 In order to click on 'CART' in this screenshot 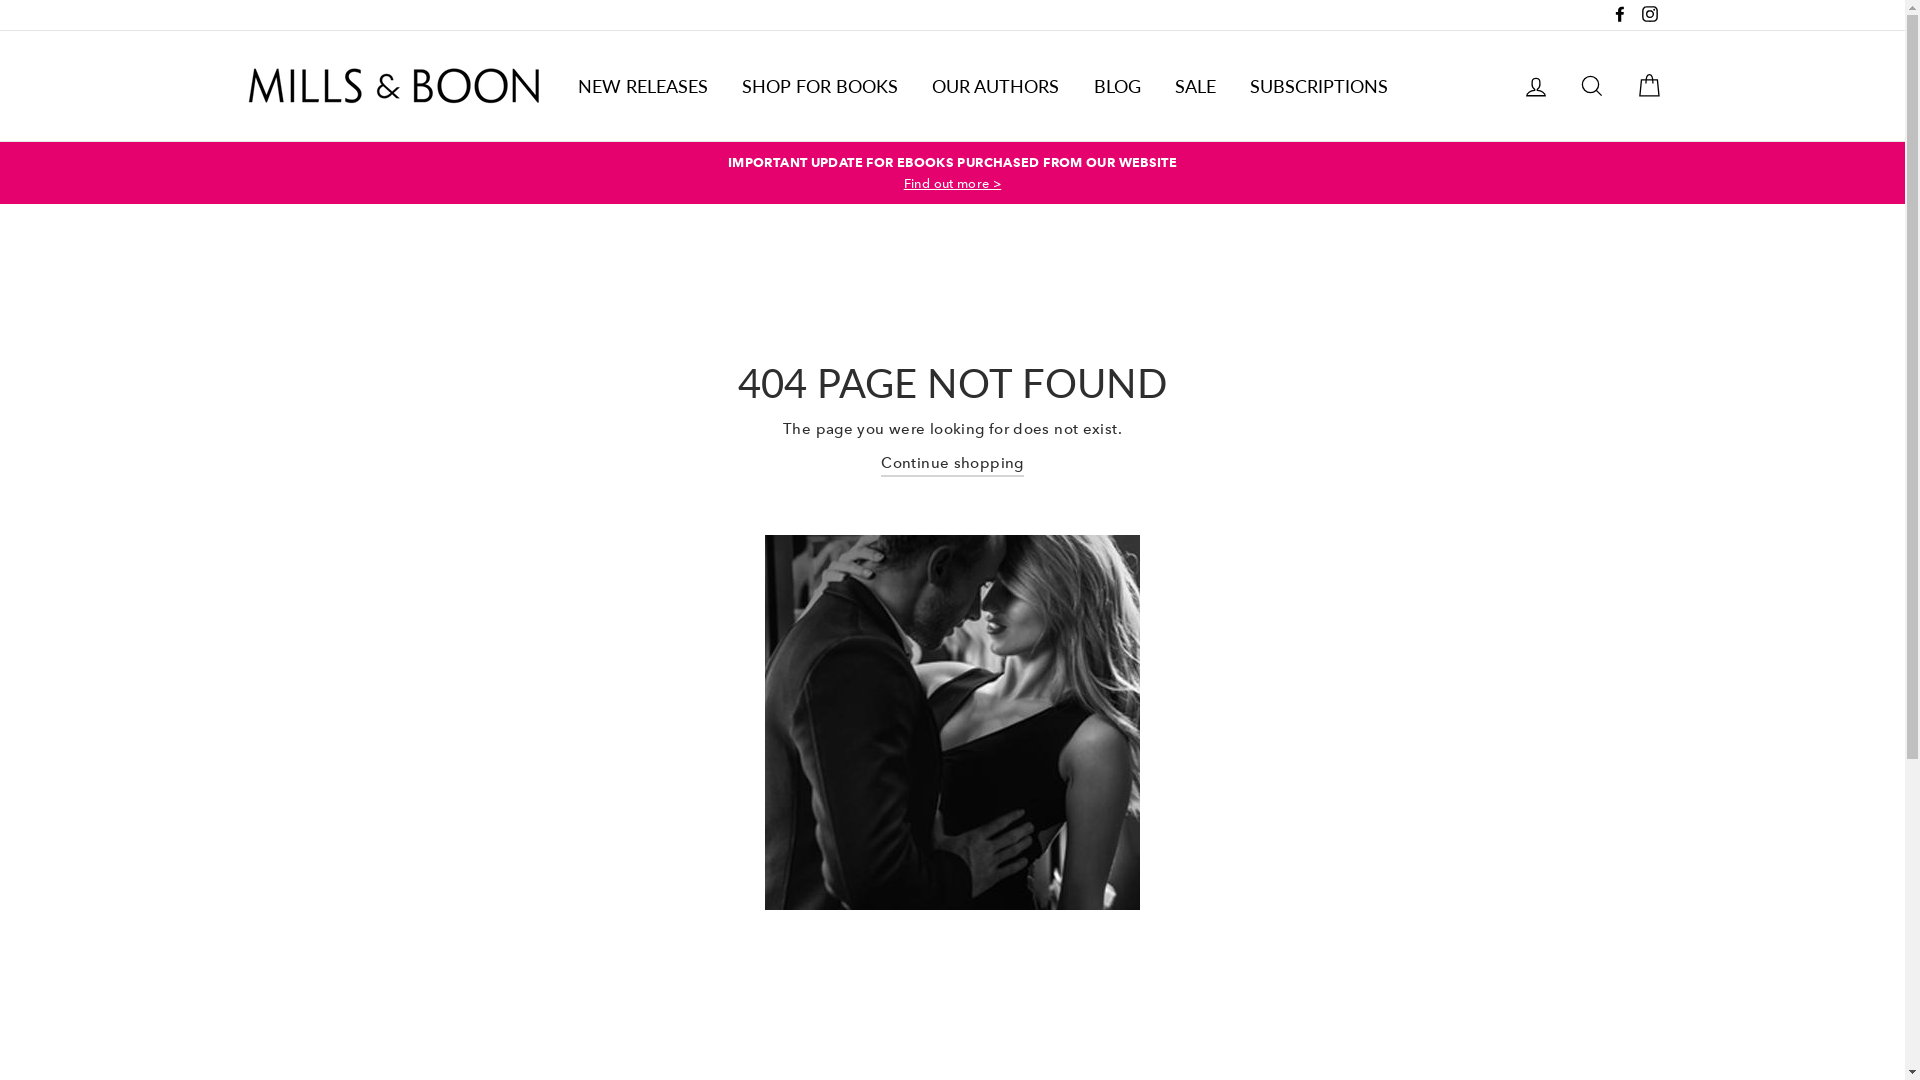, I will do `click(1647, 85)`.